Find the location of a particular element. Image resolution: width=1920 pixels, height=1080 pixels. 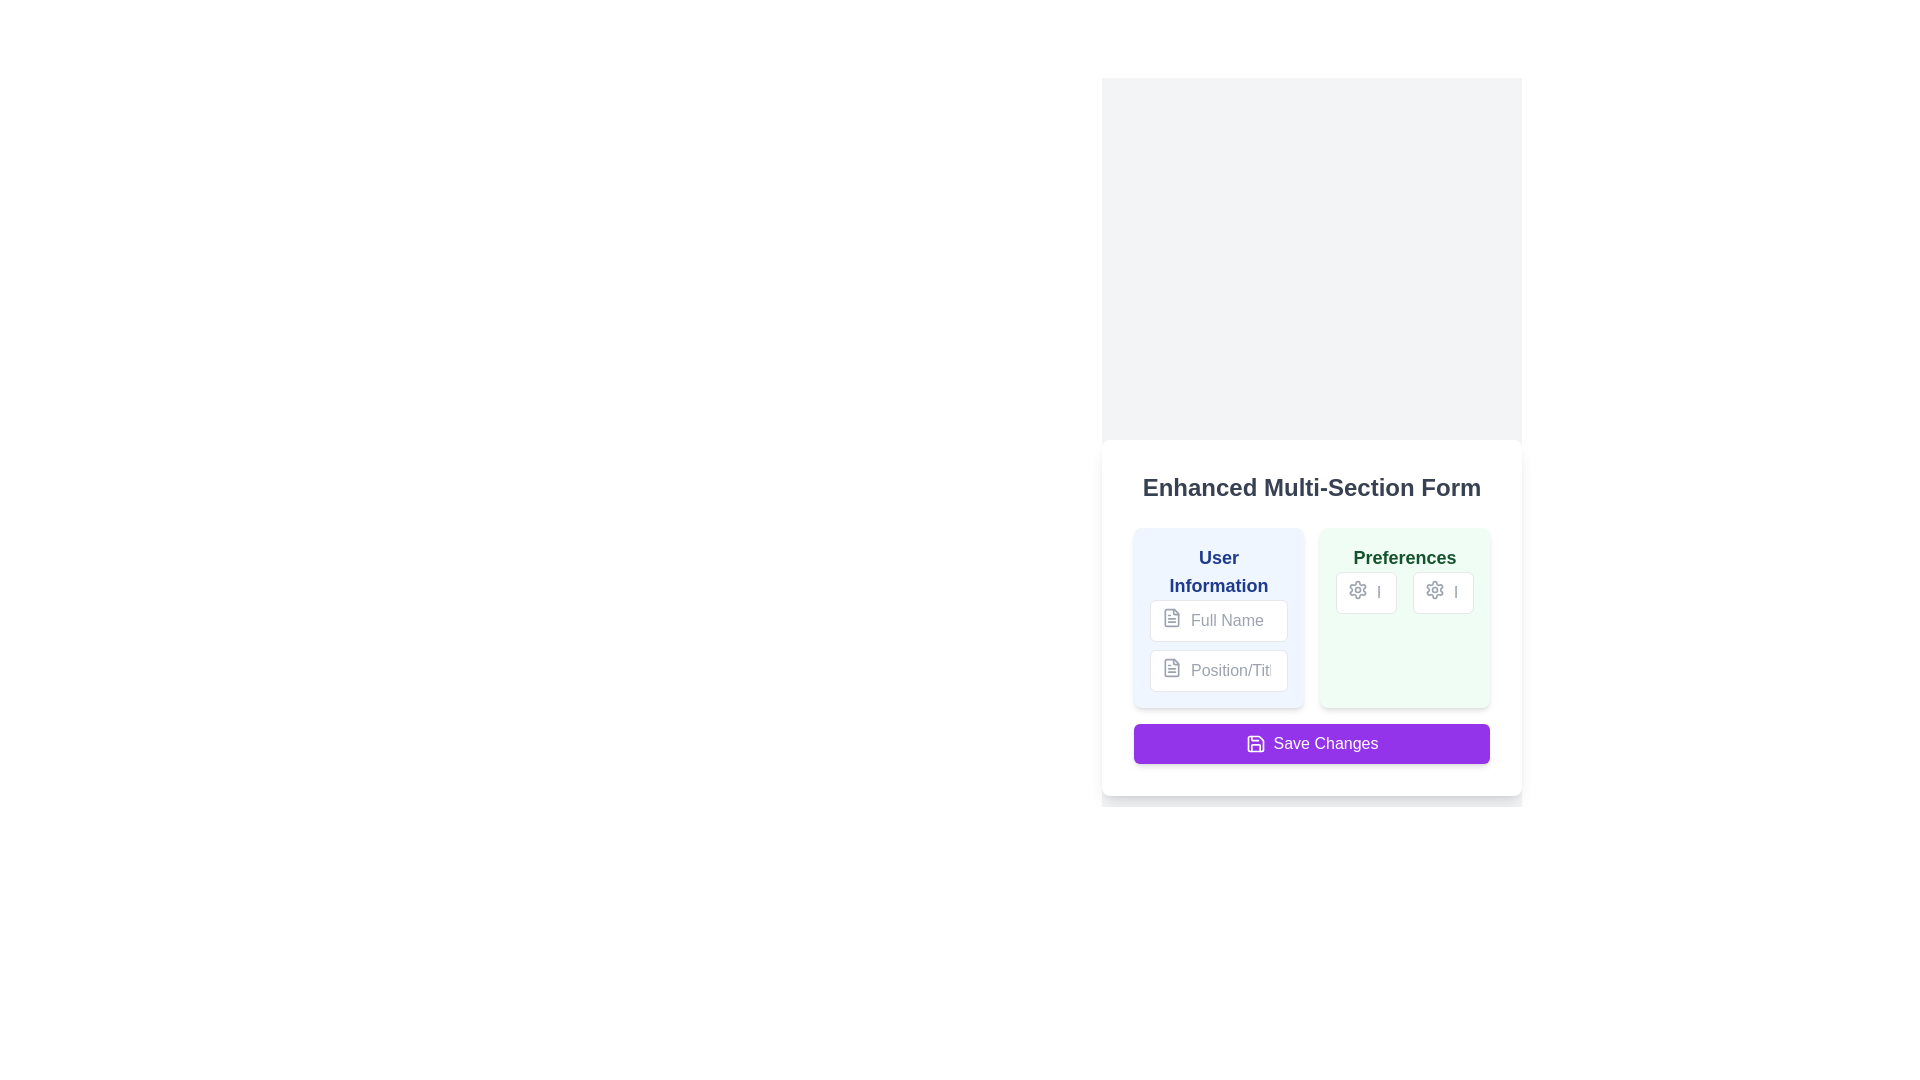

the SVG Icon that represents the save functionality, located within the 'Save Changes' button at the bottom of the form interface is located at coordinates (1254, 744).